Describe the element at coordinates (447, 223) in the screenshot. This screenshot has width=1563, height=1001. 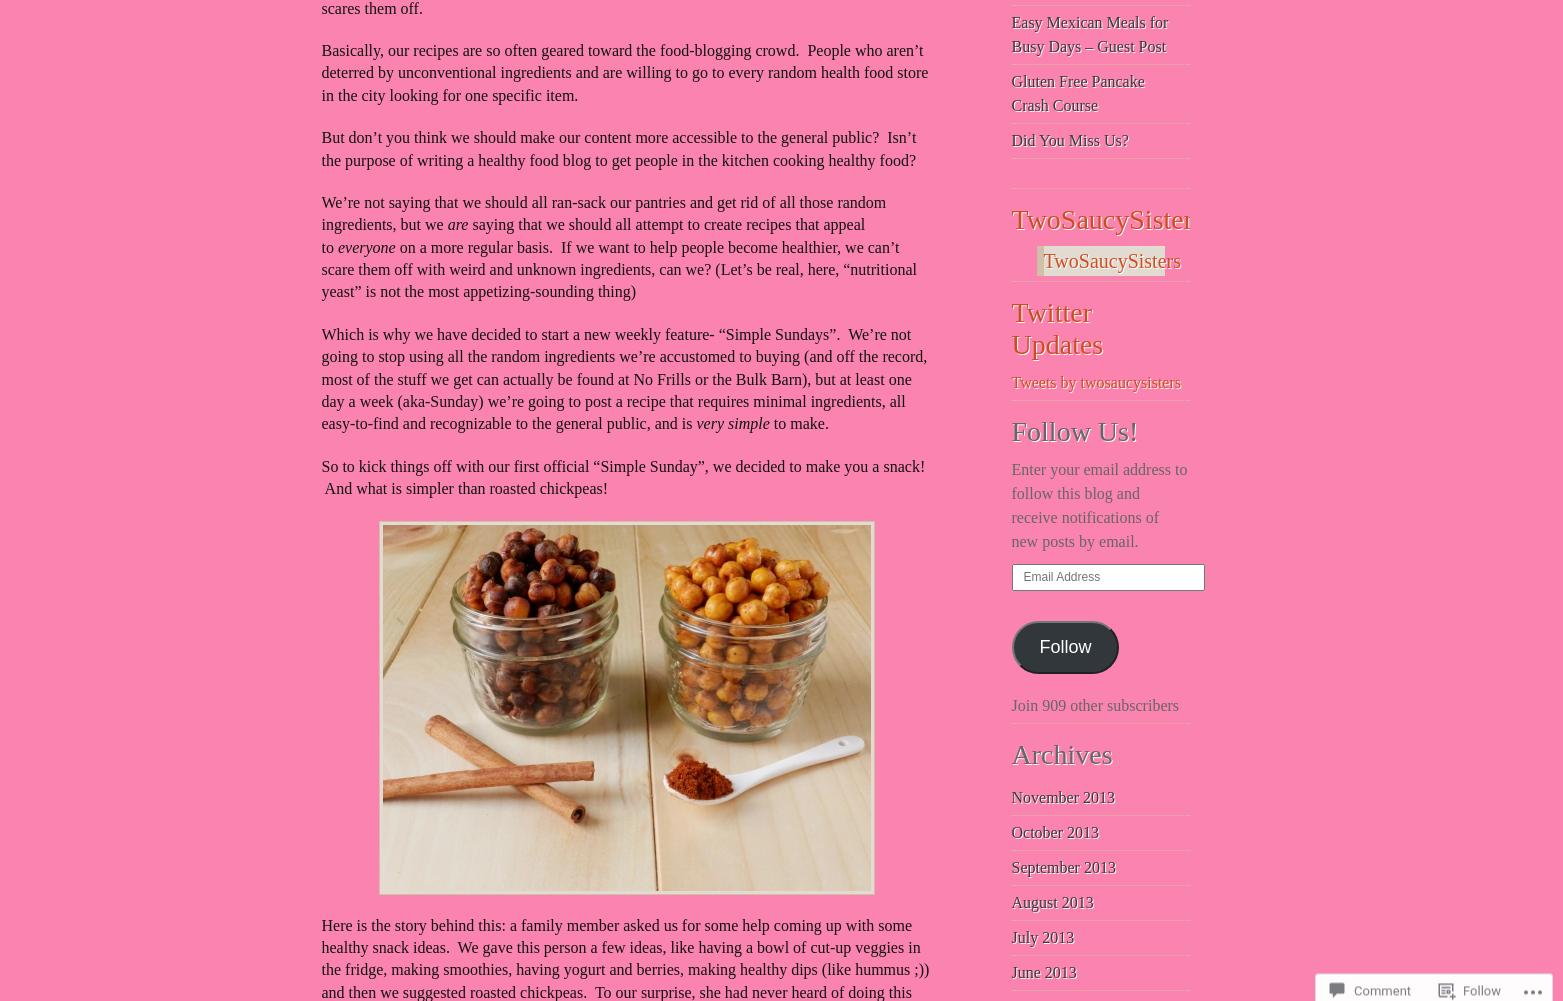
I see `'are'` at that location.